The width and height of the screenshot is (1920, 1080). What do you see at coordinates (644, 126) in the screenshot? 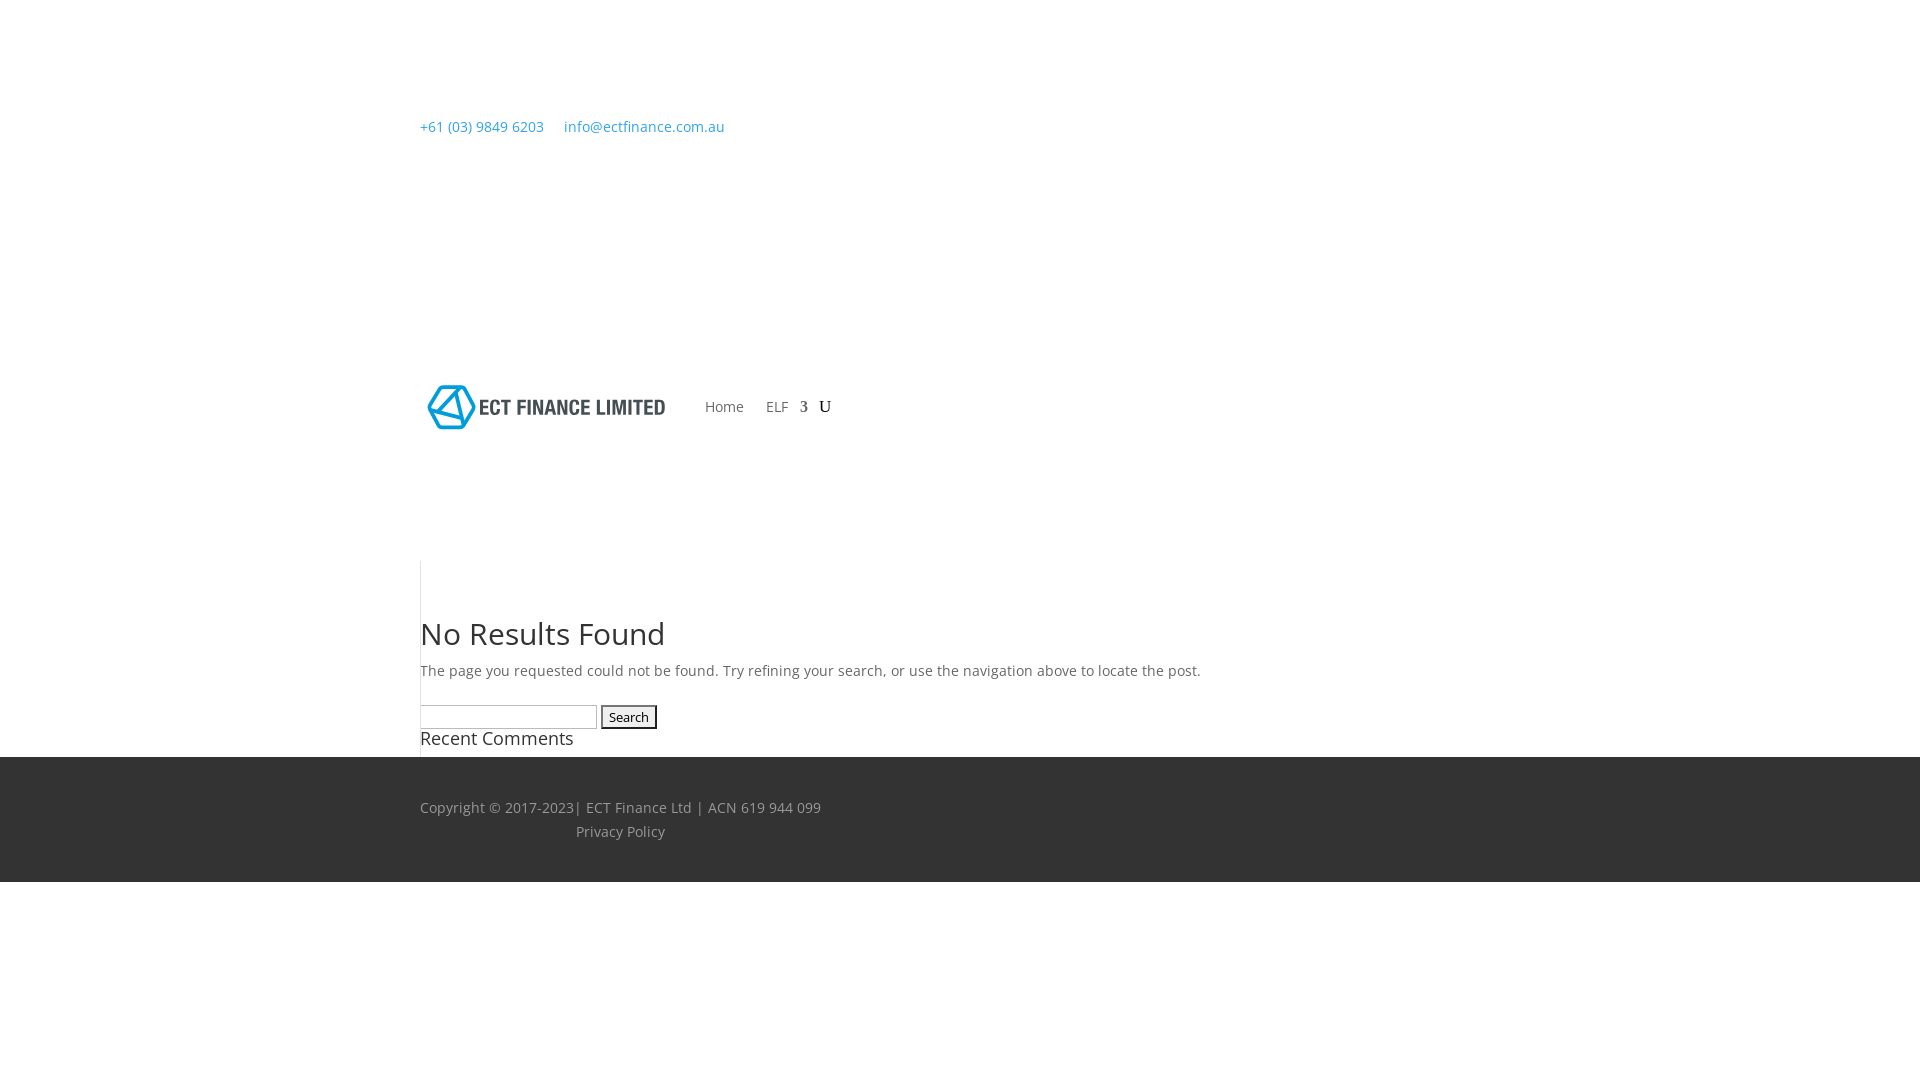
I see `'info@ectfinance.com.au'` at bounding box center [644, 126].